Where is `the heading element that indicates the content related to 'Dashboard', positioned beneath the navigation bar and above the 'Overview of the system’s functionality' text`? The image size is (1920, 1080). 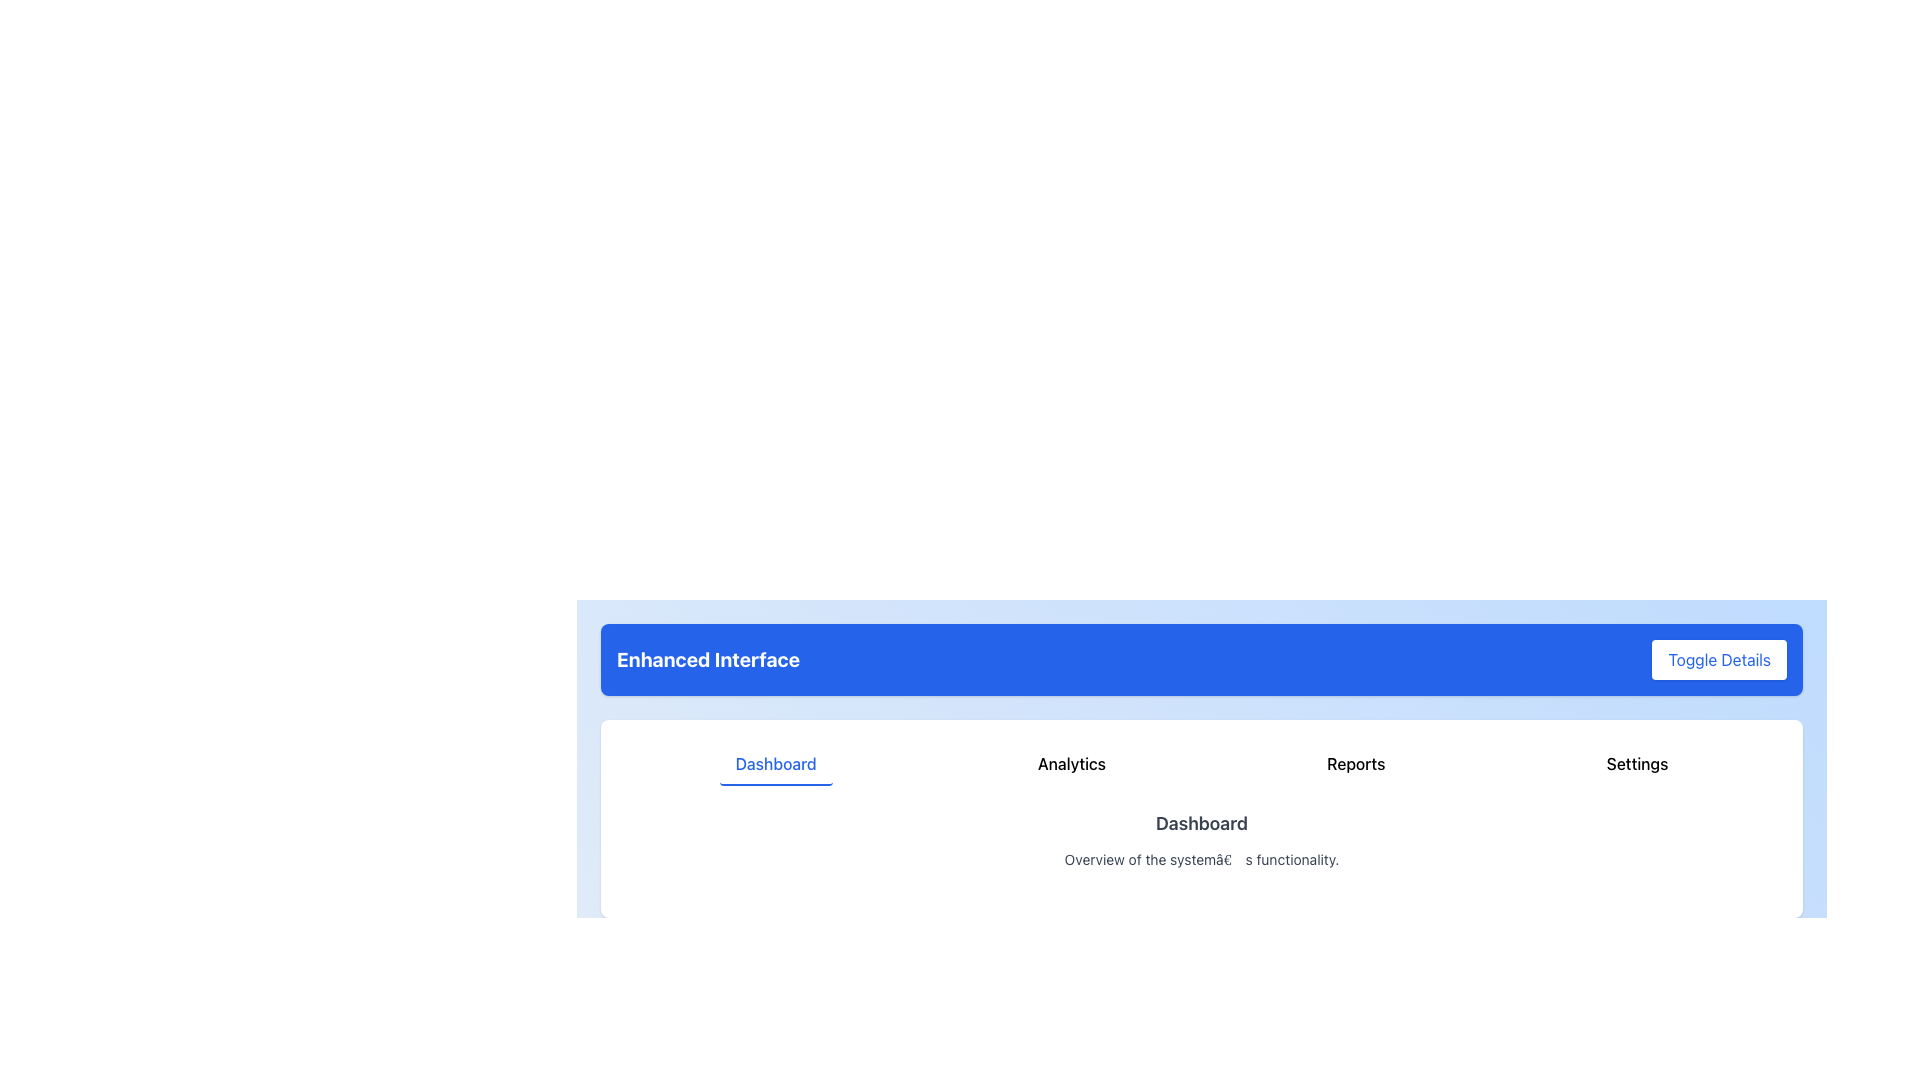 the heading element that indicates the content related to 'Dashboard', positioned beneath the navigation bar and above the 'Overview of the system’s functionality' text is located at coordinates (1200, 824).